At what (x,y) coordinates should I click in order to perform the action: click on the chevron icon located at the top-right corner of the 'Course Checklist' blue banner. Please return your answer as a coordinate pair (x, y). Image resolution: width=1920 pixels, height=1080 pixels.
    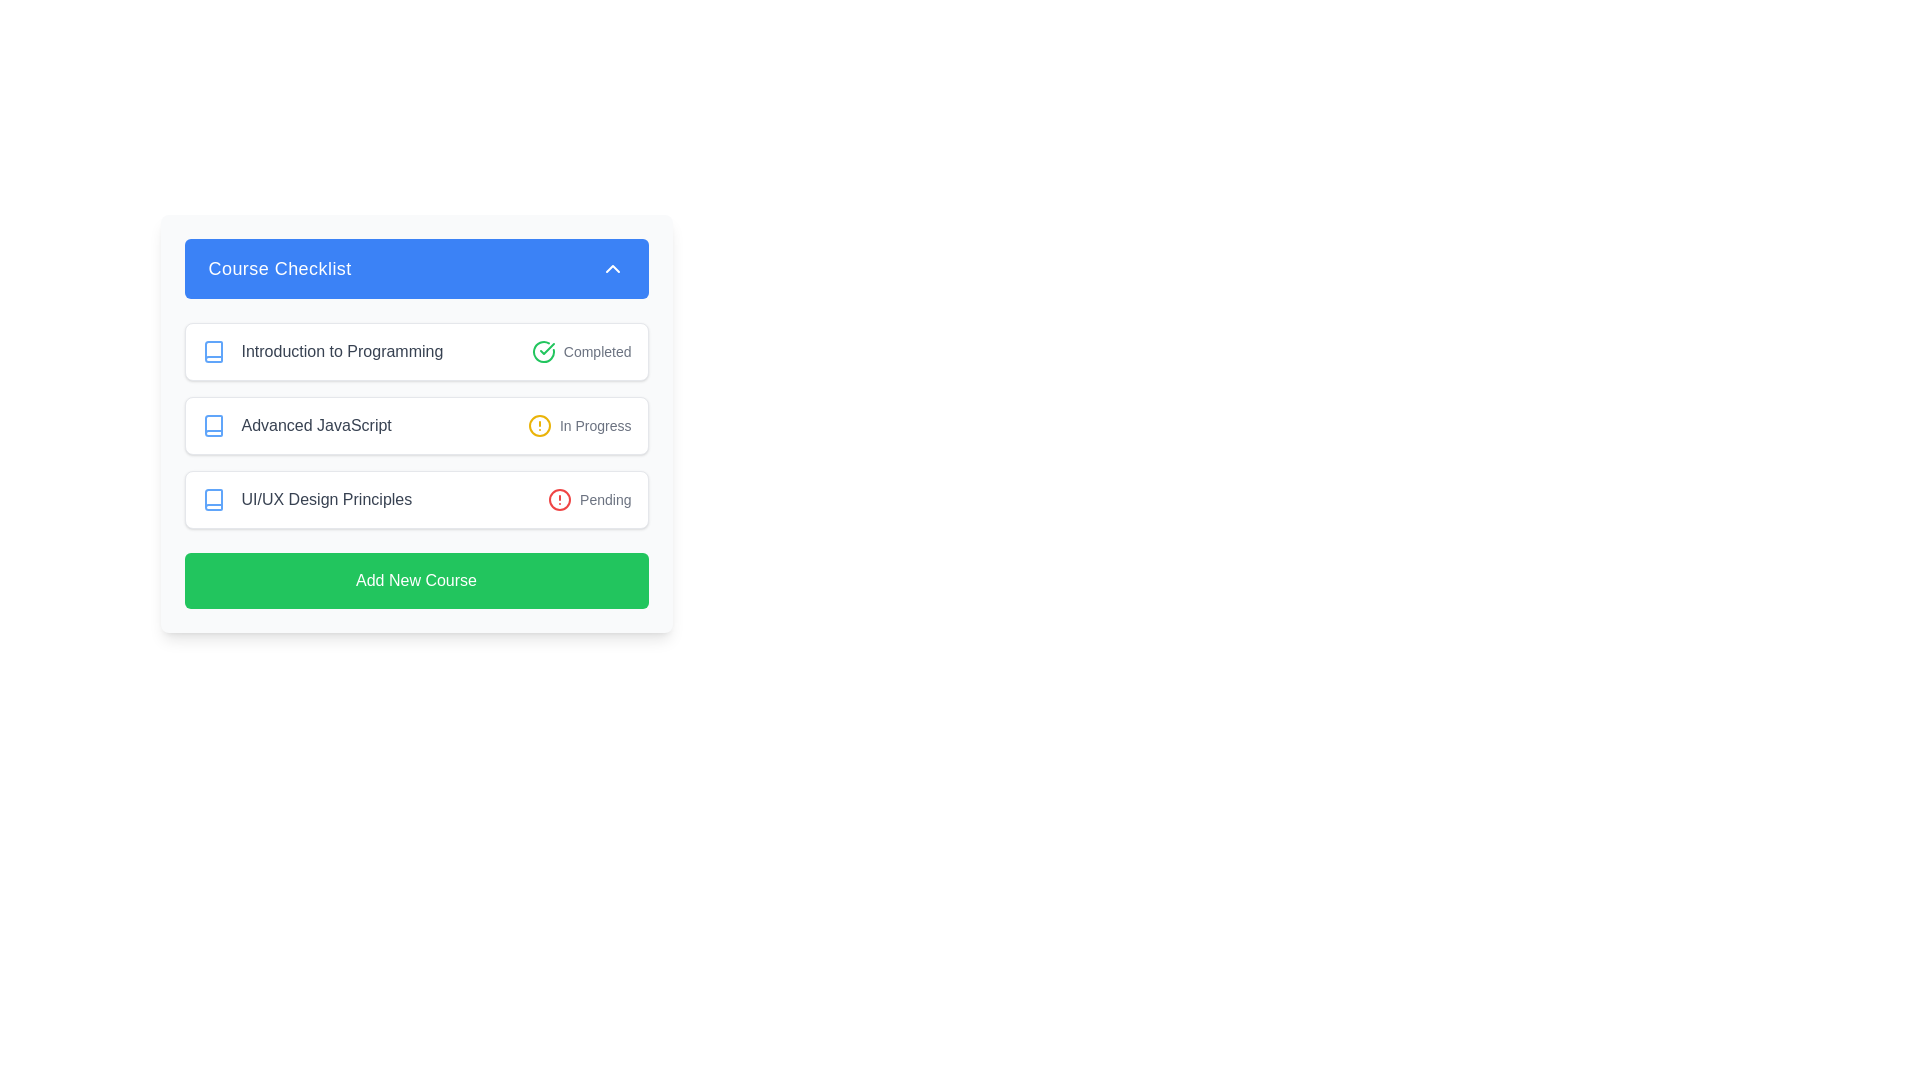
    Looking at the image, I should click on (611, 268).